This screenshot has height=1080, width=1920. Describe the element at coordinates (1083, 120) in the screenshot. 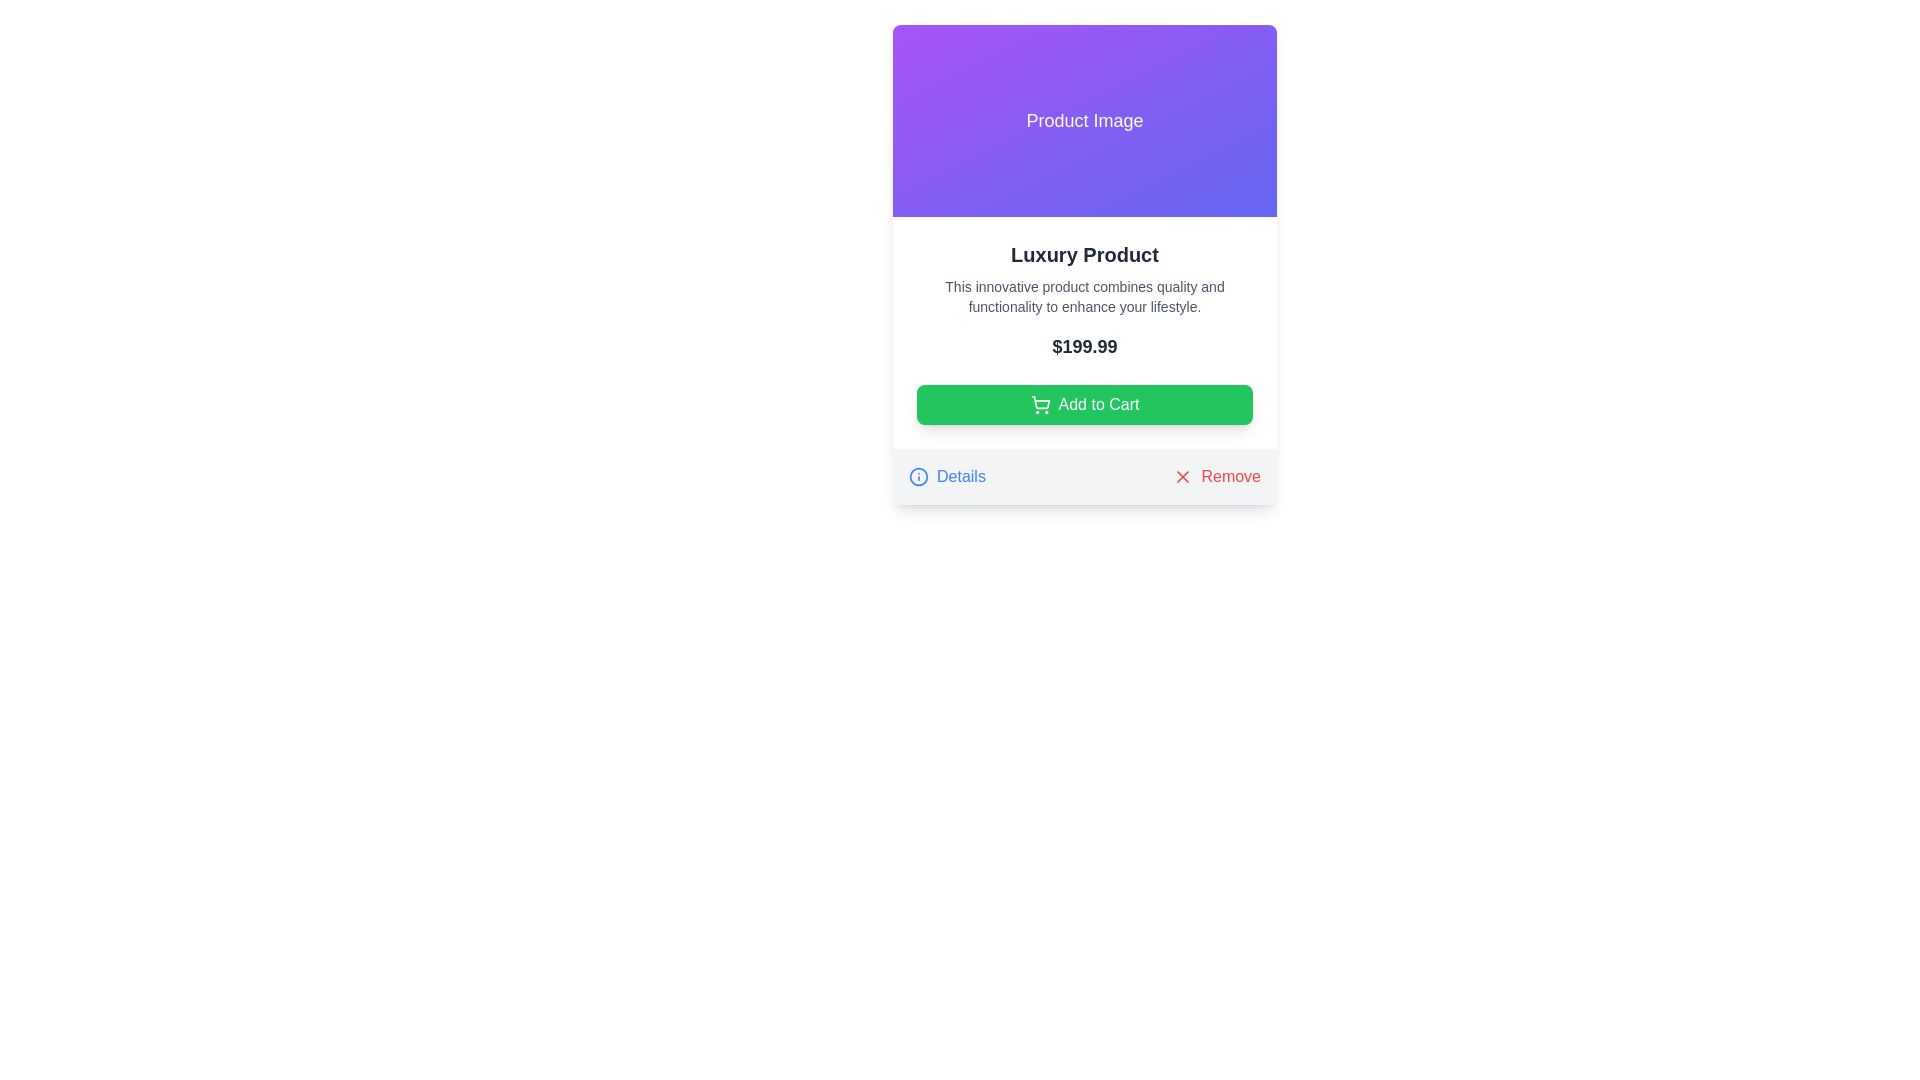

I see `the 'Product Image' text label, which is styled with white text on a purple-to-indigo gradient background and is centrally positioned in the header of the card layout` at that location.